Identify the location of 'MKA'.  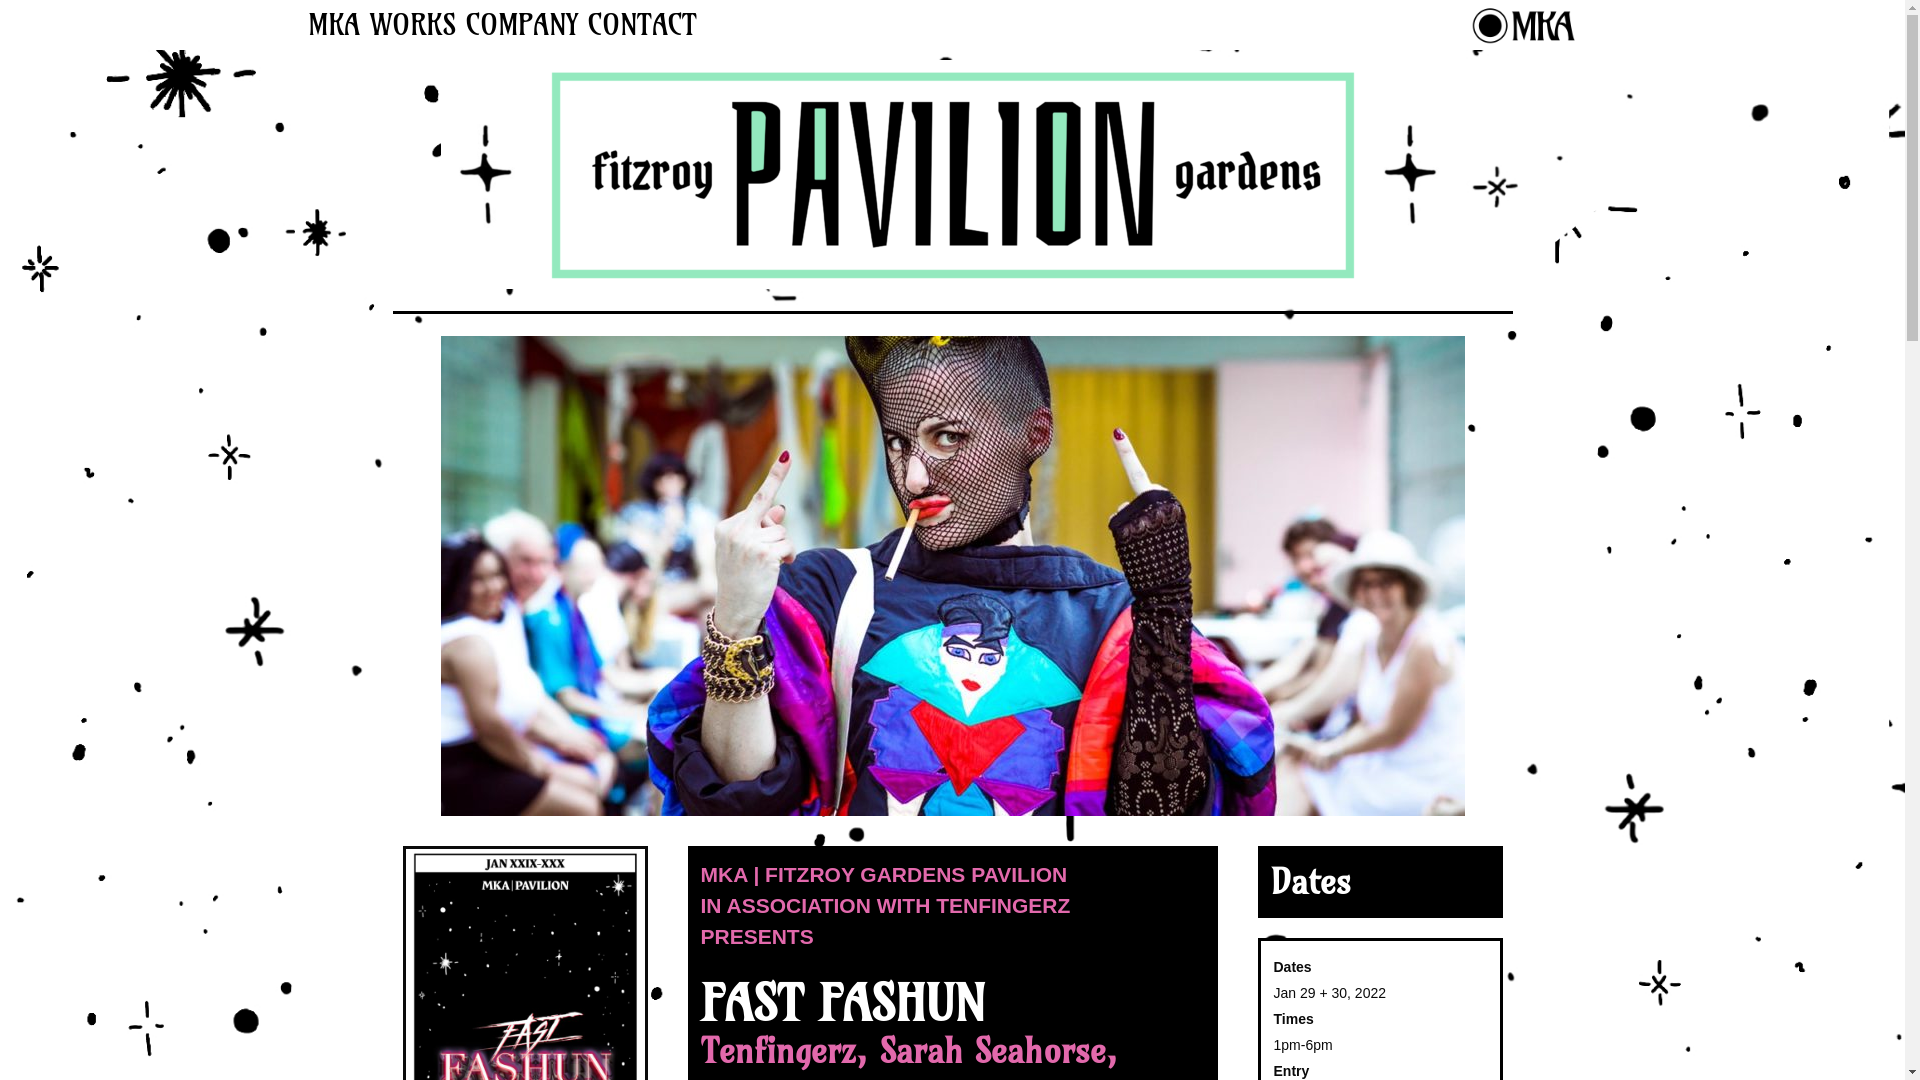
(332, 24).